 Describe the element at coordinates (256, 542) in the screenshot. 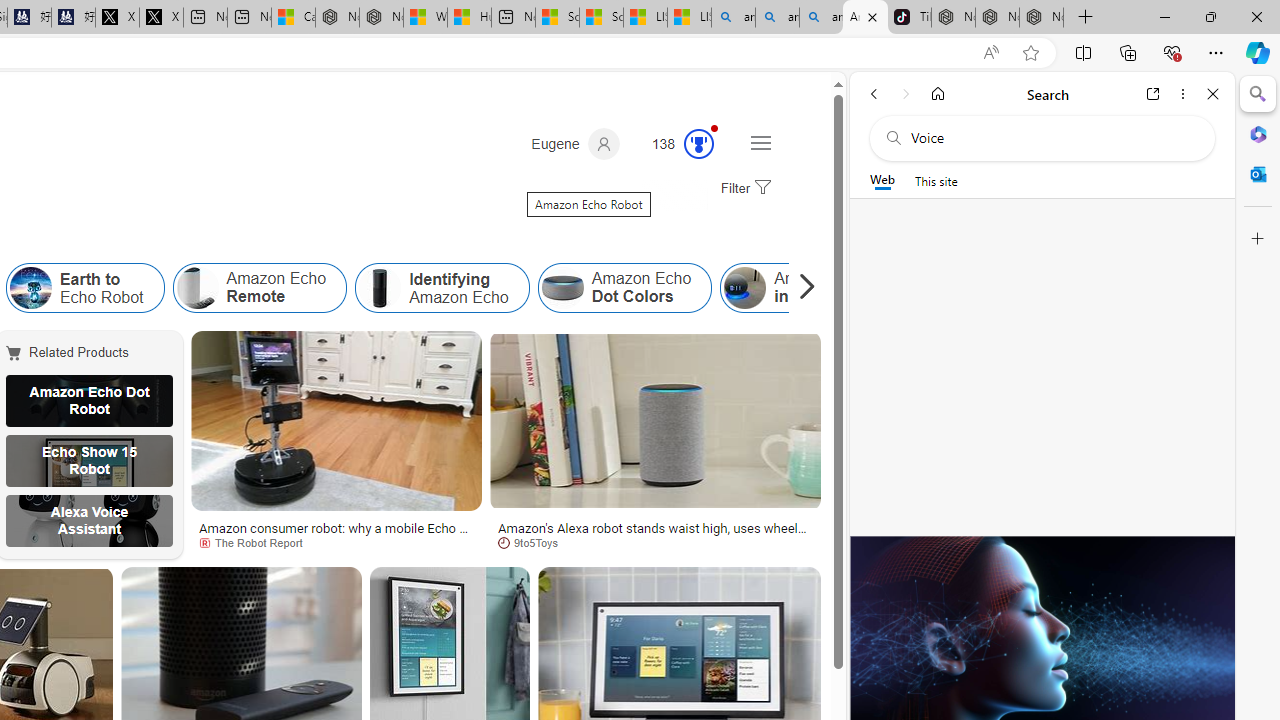

I see `'The Robot Report'` at that location.